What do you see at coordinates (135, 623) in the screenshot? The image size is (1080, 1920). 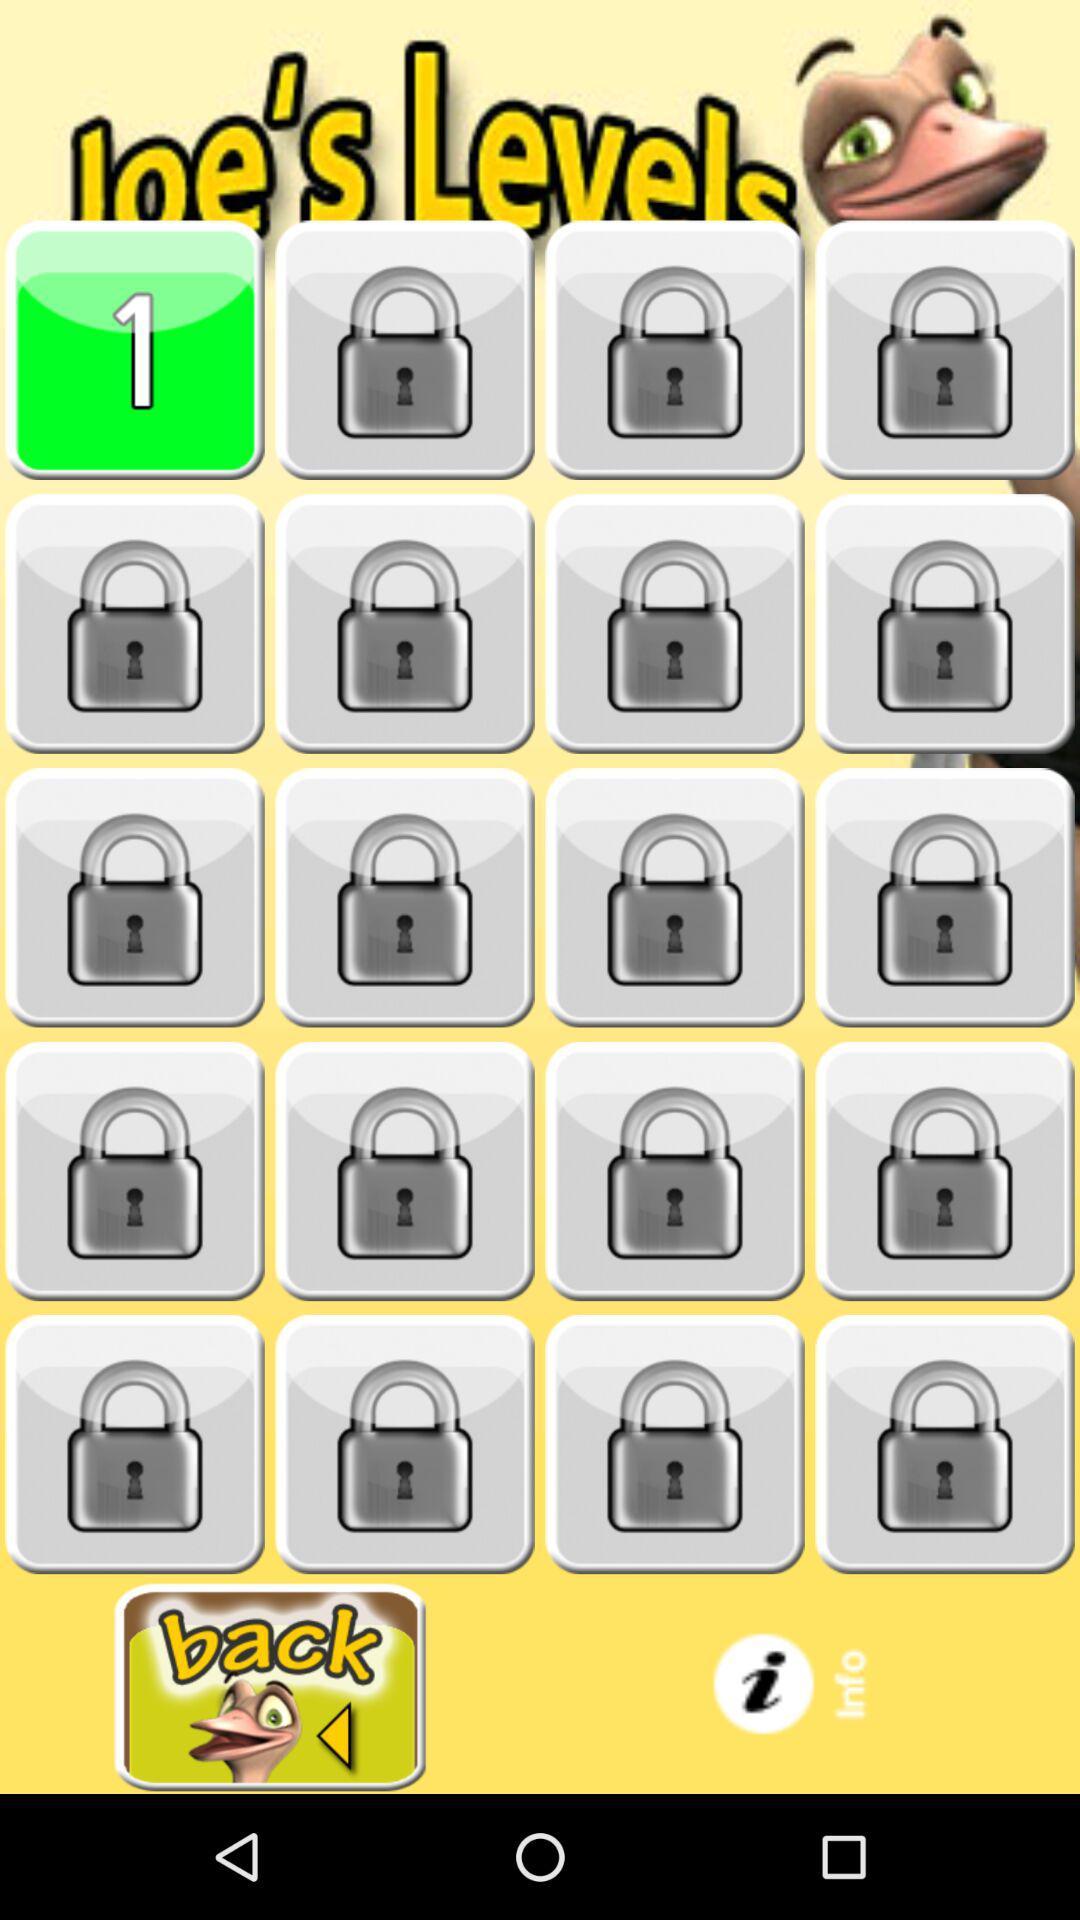 I see `lock` at bounding box center [135, 623].